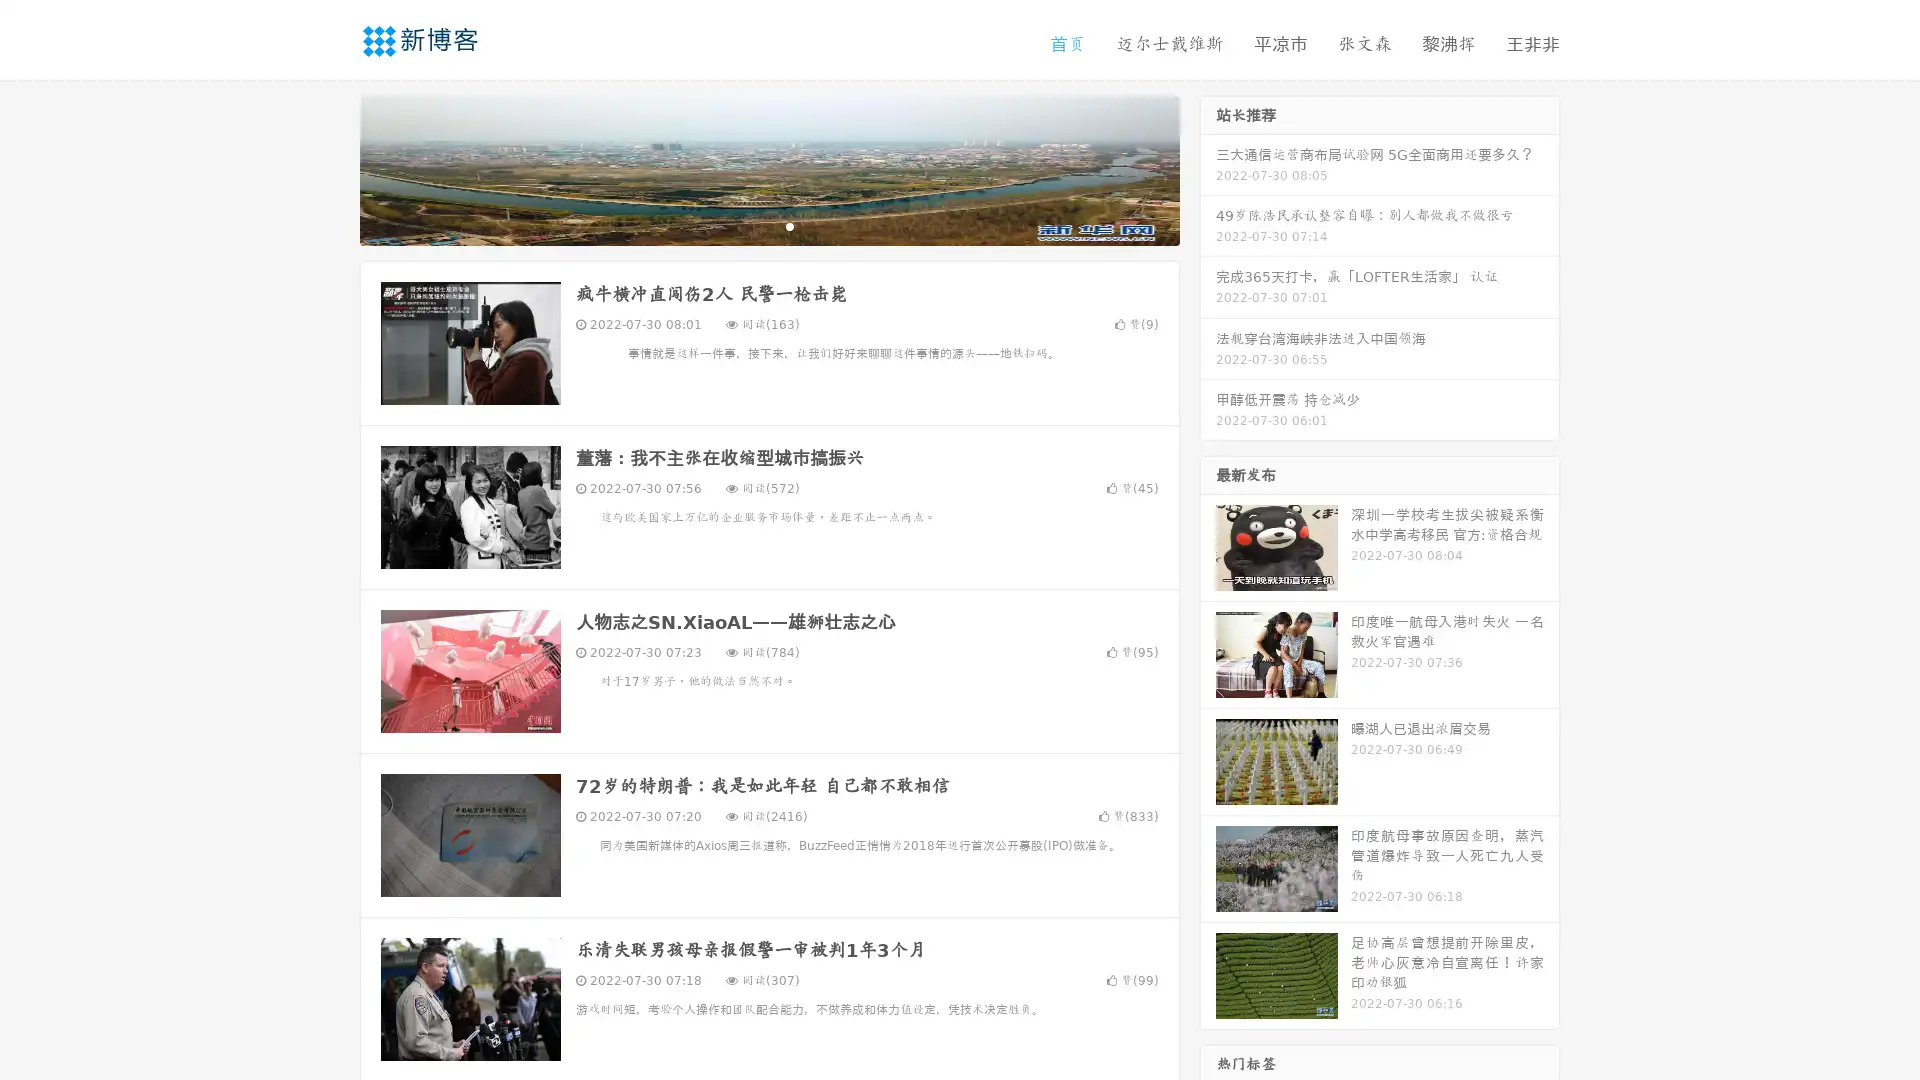  Describe the element at coordinates (789, 225) in the screenshot. I see `Go to slide 3` at that location.